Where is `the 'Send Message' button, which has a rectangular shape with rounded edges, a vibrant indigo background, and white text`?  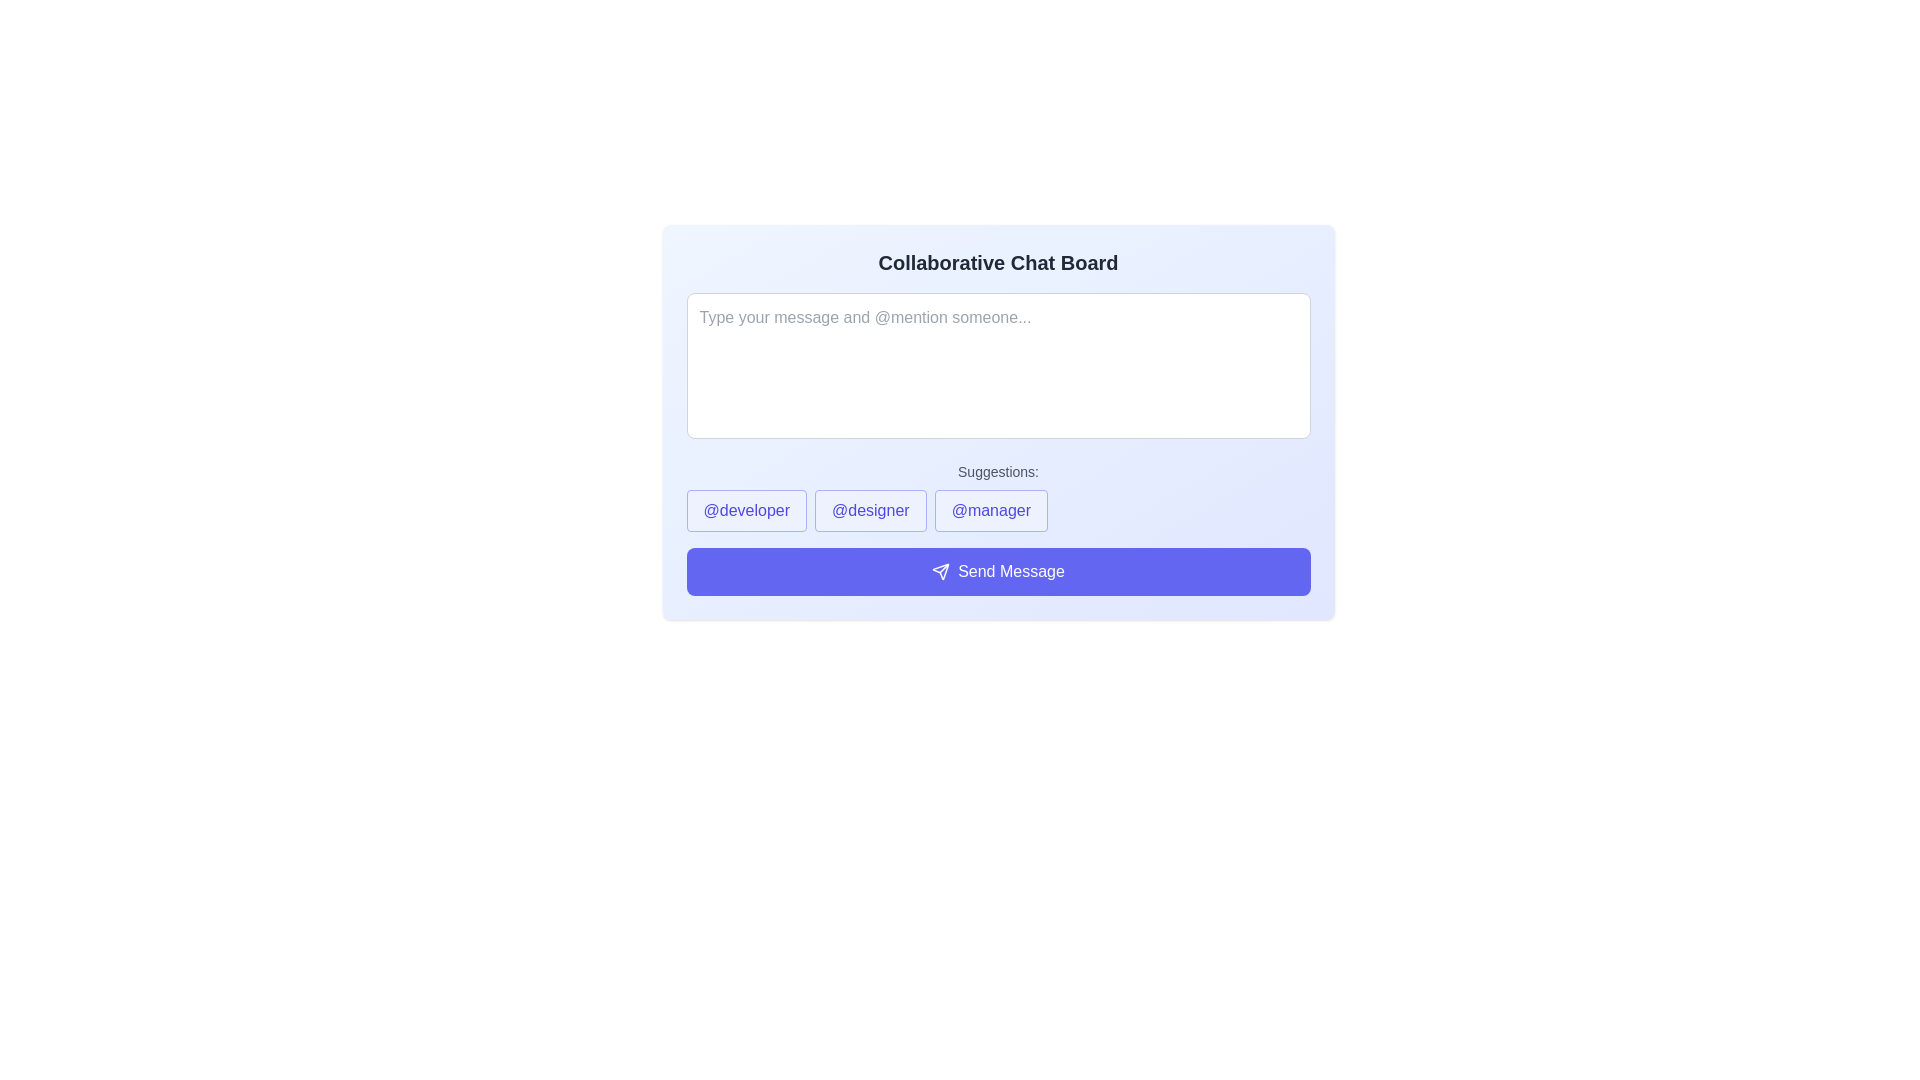 the 'Send Message' button, which has a rectangular shape with rounded edges, a vibrant indigo background, and white text is located at coordinates (998, 571).